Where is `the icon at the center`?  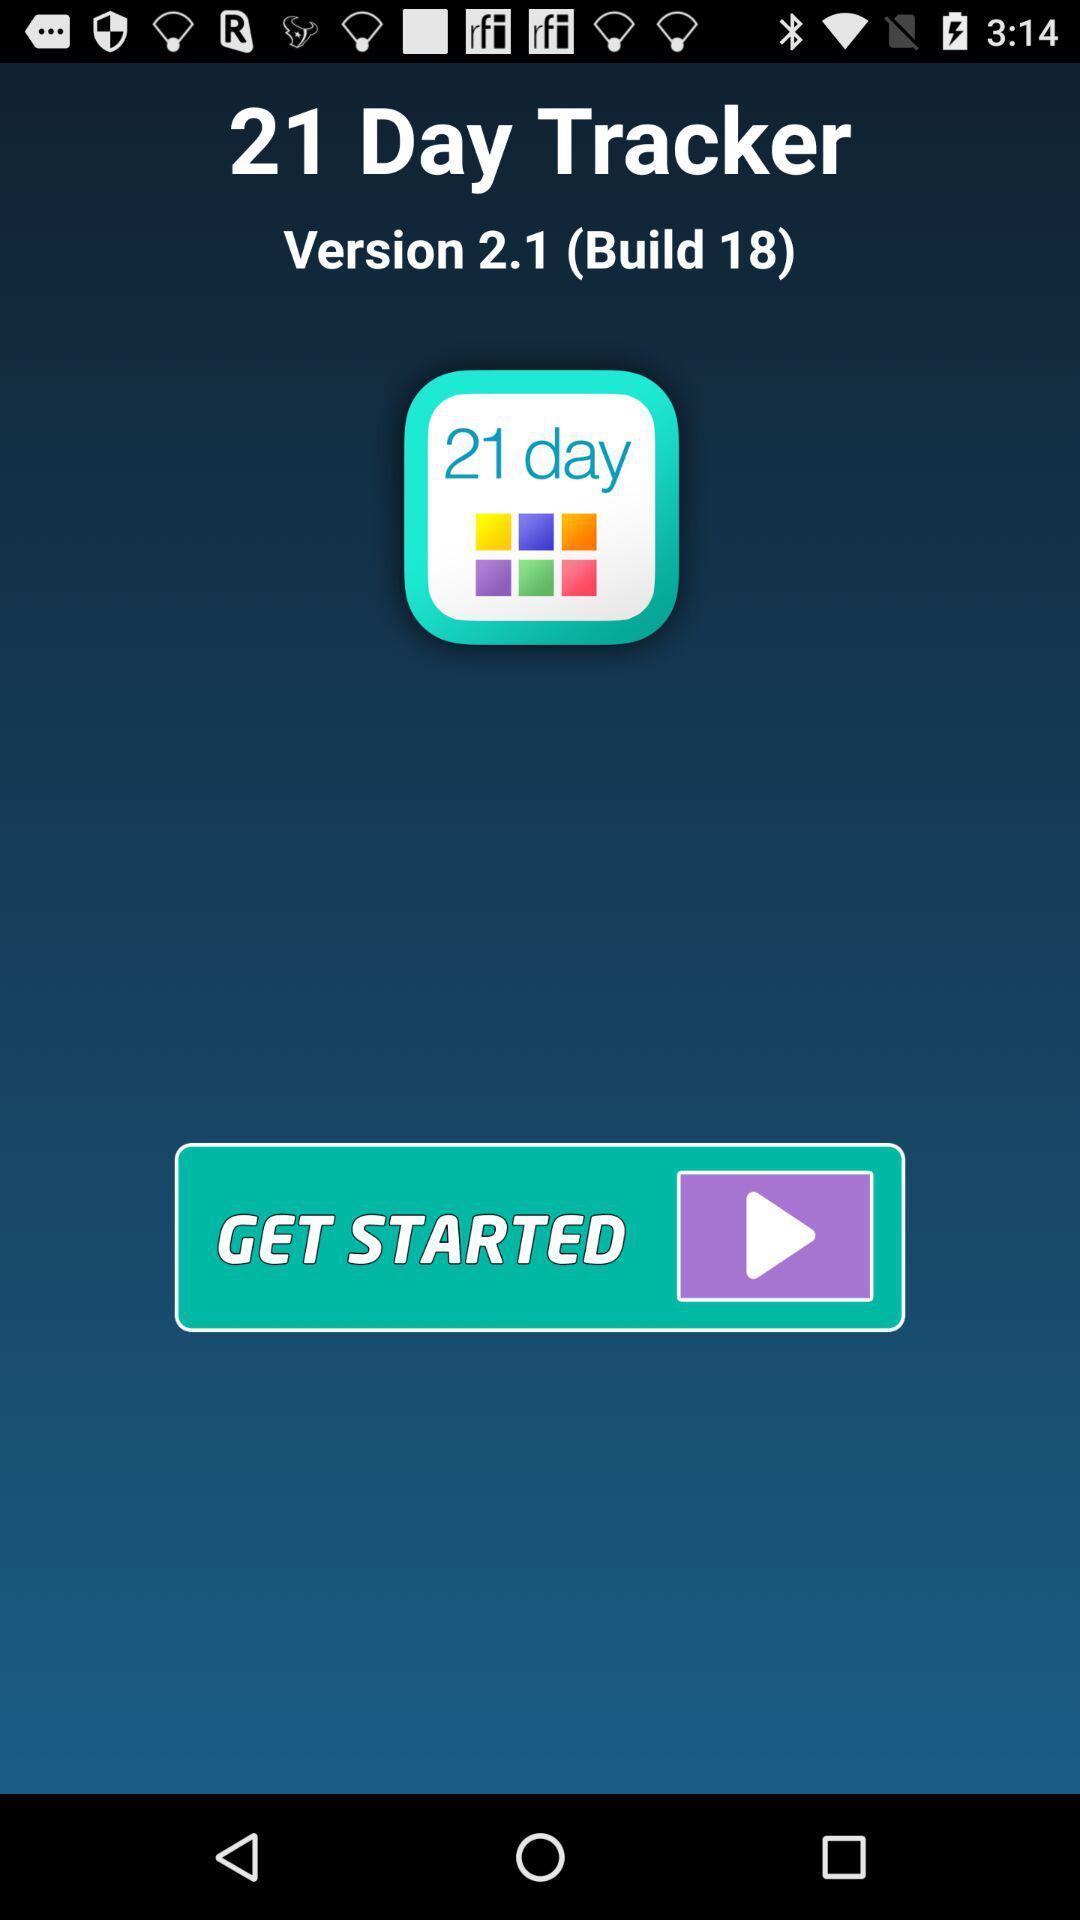
the icon at the center is located at coordinates (540, 1236).